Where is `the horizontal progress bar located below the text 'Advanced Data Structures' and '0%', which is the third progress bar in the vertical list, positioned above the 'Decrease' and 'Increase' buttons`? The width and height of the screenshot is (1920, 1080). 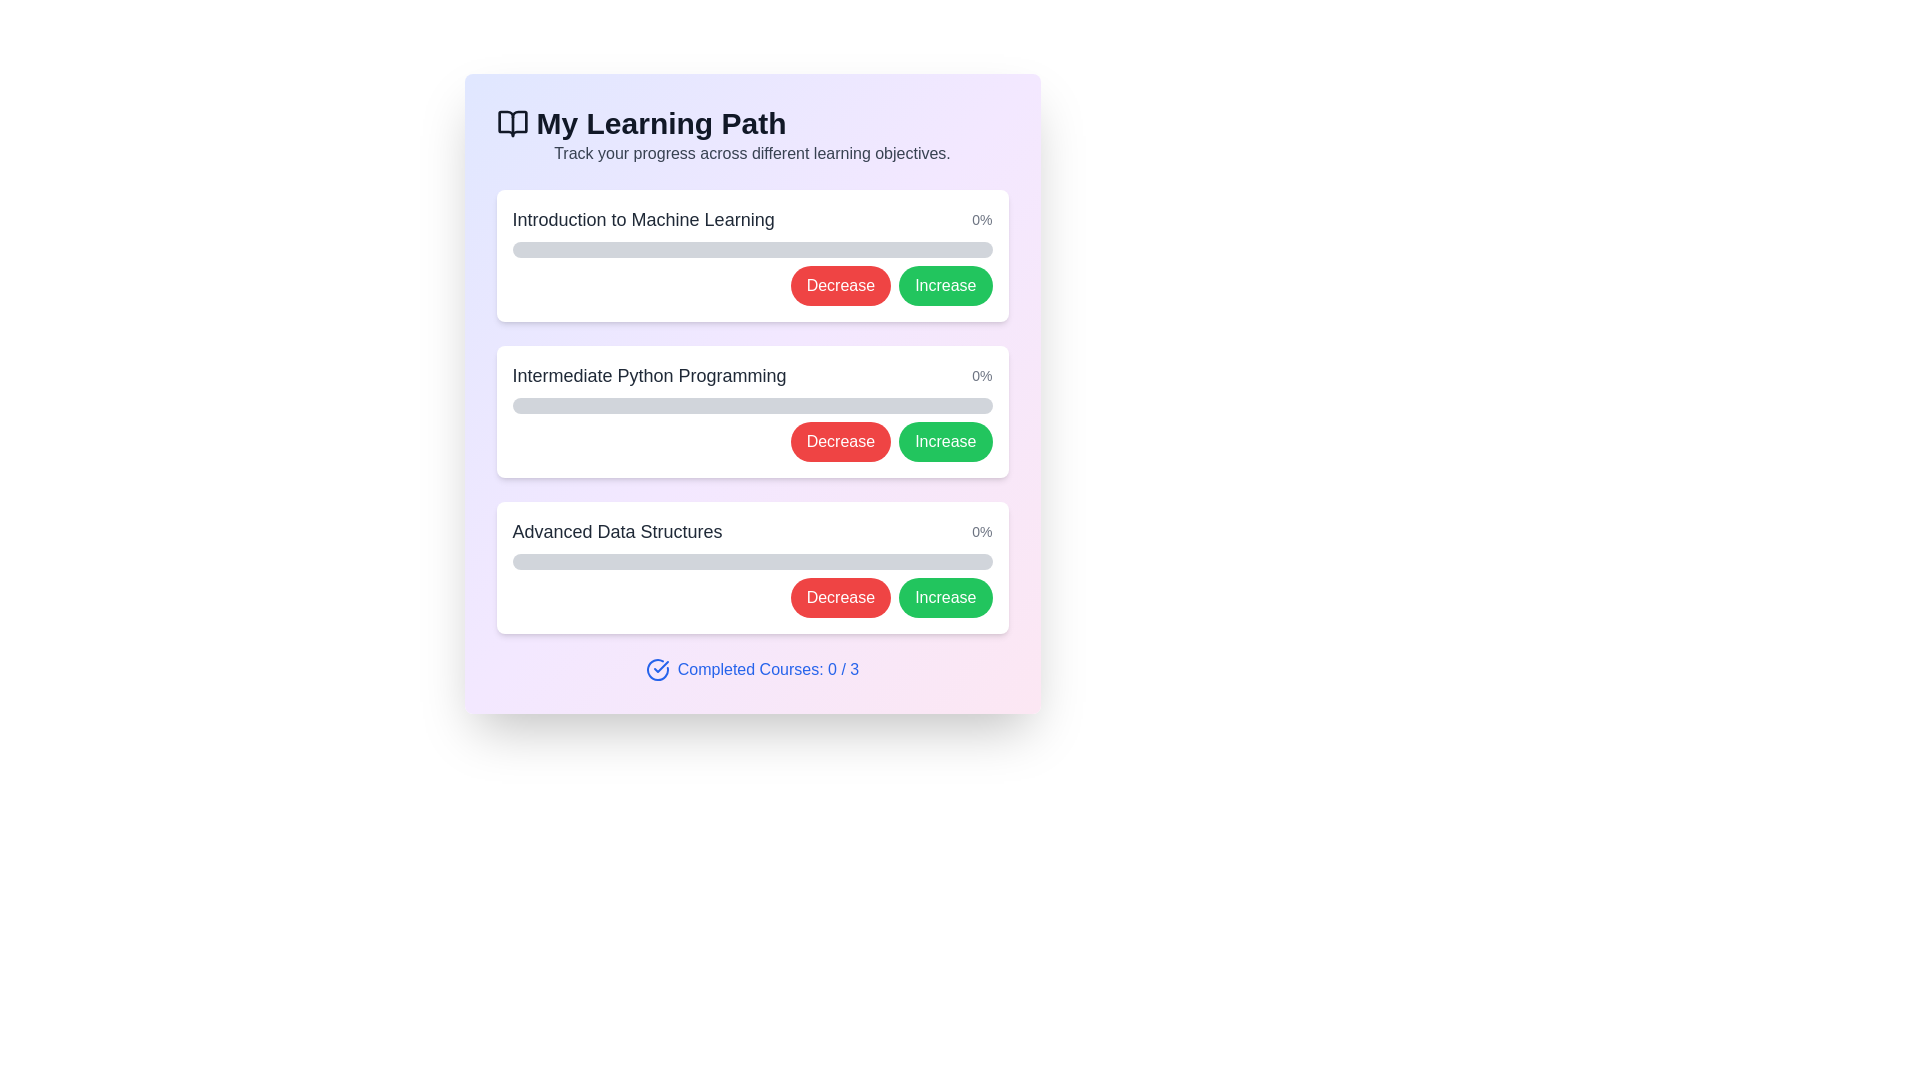
the horizontal progress bar located below the text 'Advanced Data Structures' and '0%', which is the third progress bar in the vertical list, positioned above the 'Decrease' and 'Increase' buttons is located at coordinates (751, 562).